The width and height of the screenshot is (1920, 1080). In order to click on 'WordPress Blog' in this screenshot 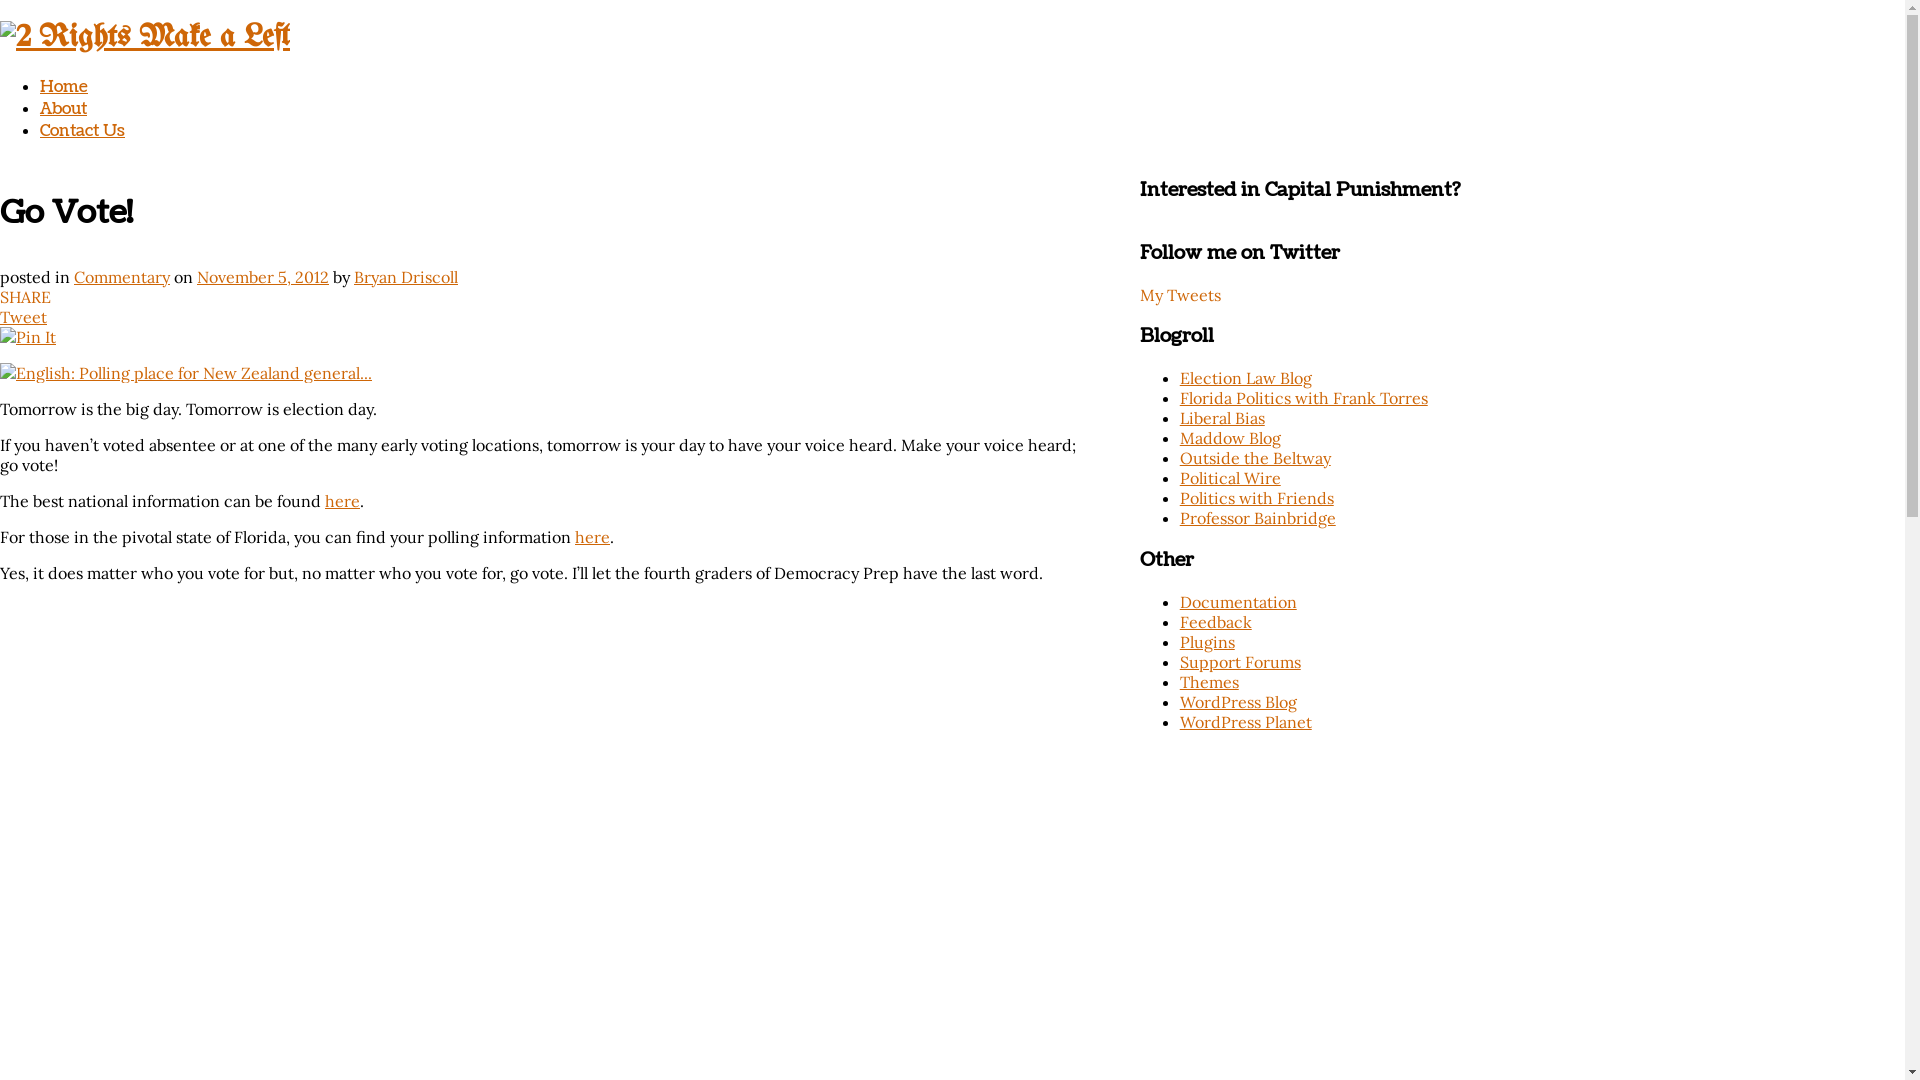, I will do `click(1237, 701)`.